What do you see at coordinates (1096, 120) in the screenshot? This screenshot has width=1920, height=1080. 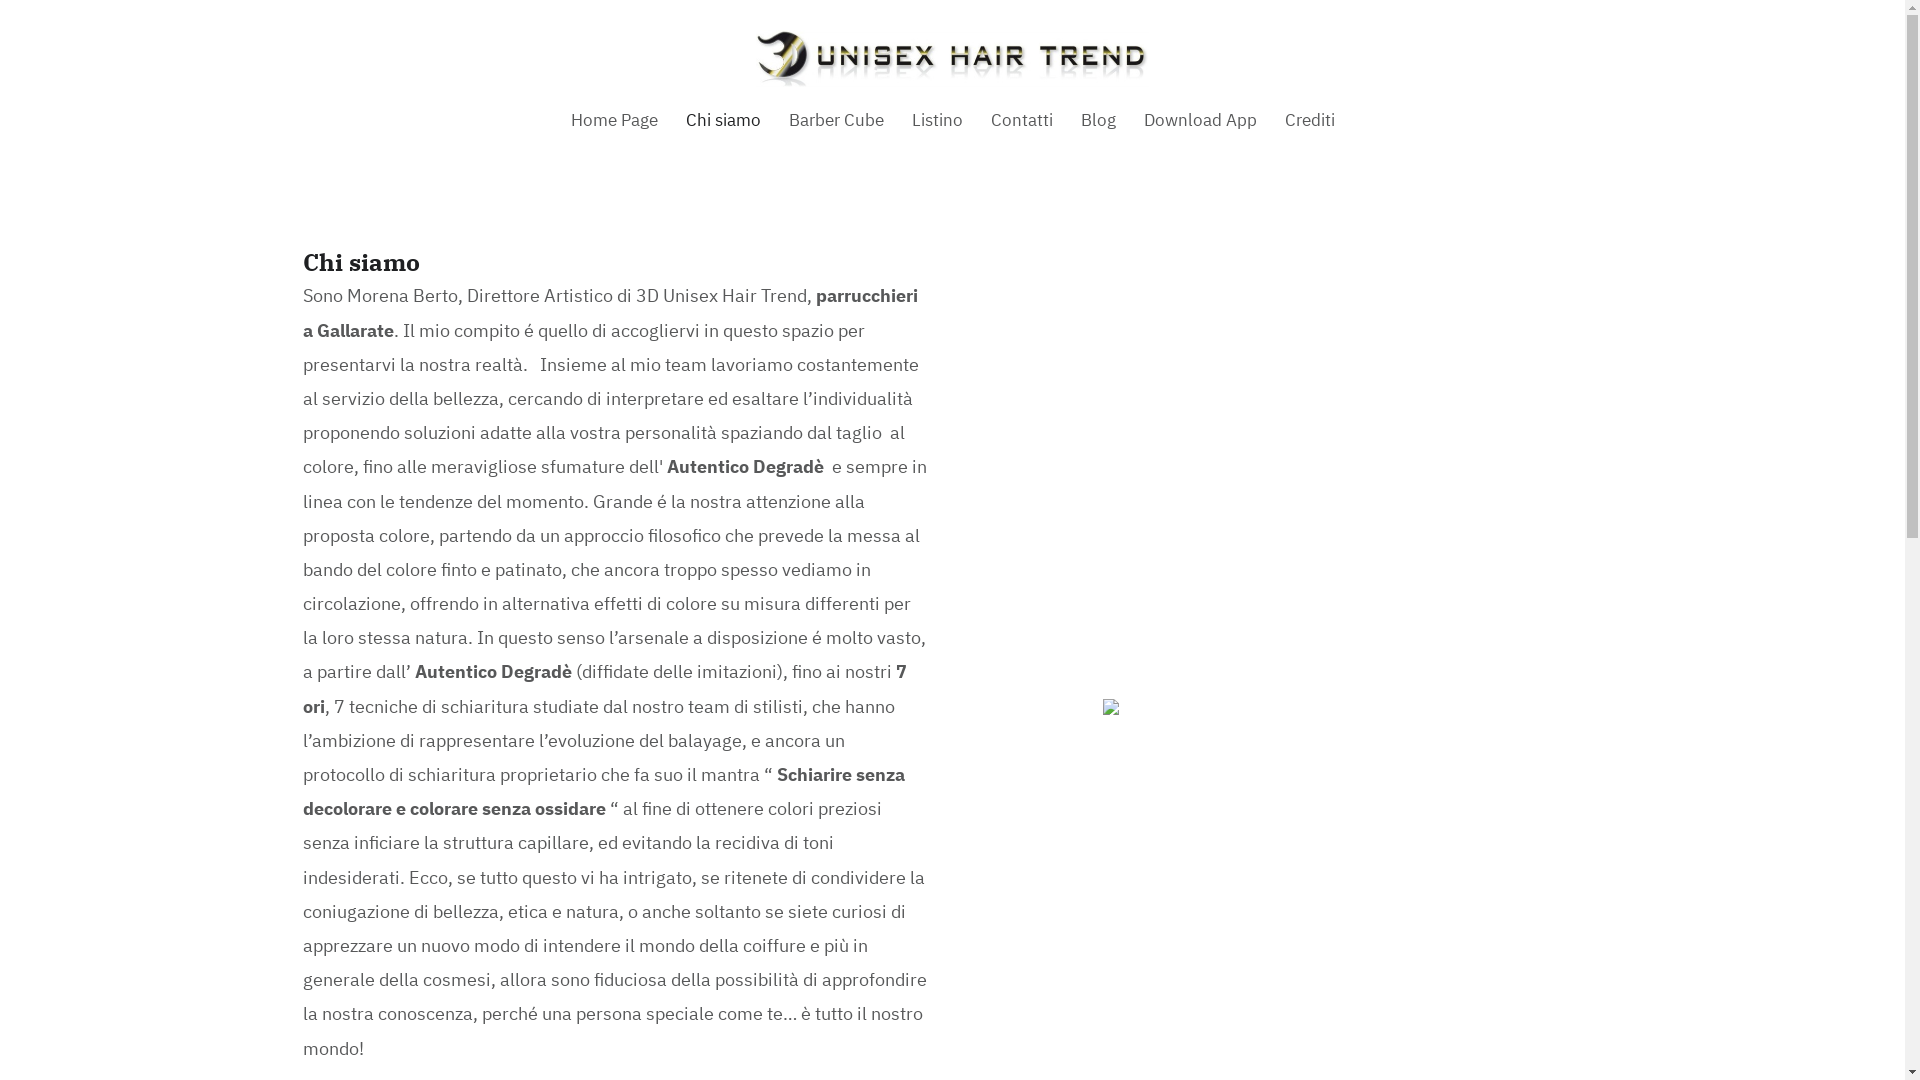 I see `'Blog'` at bounding box center [1096, 120].